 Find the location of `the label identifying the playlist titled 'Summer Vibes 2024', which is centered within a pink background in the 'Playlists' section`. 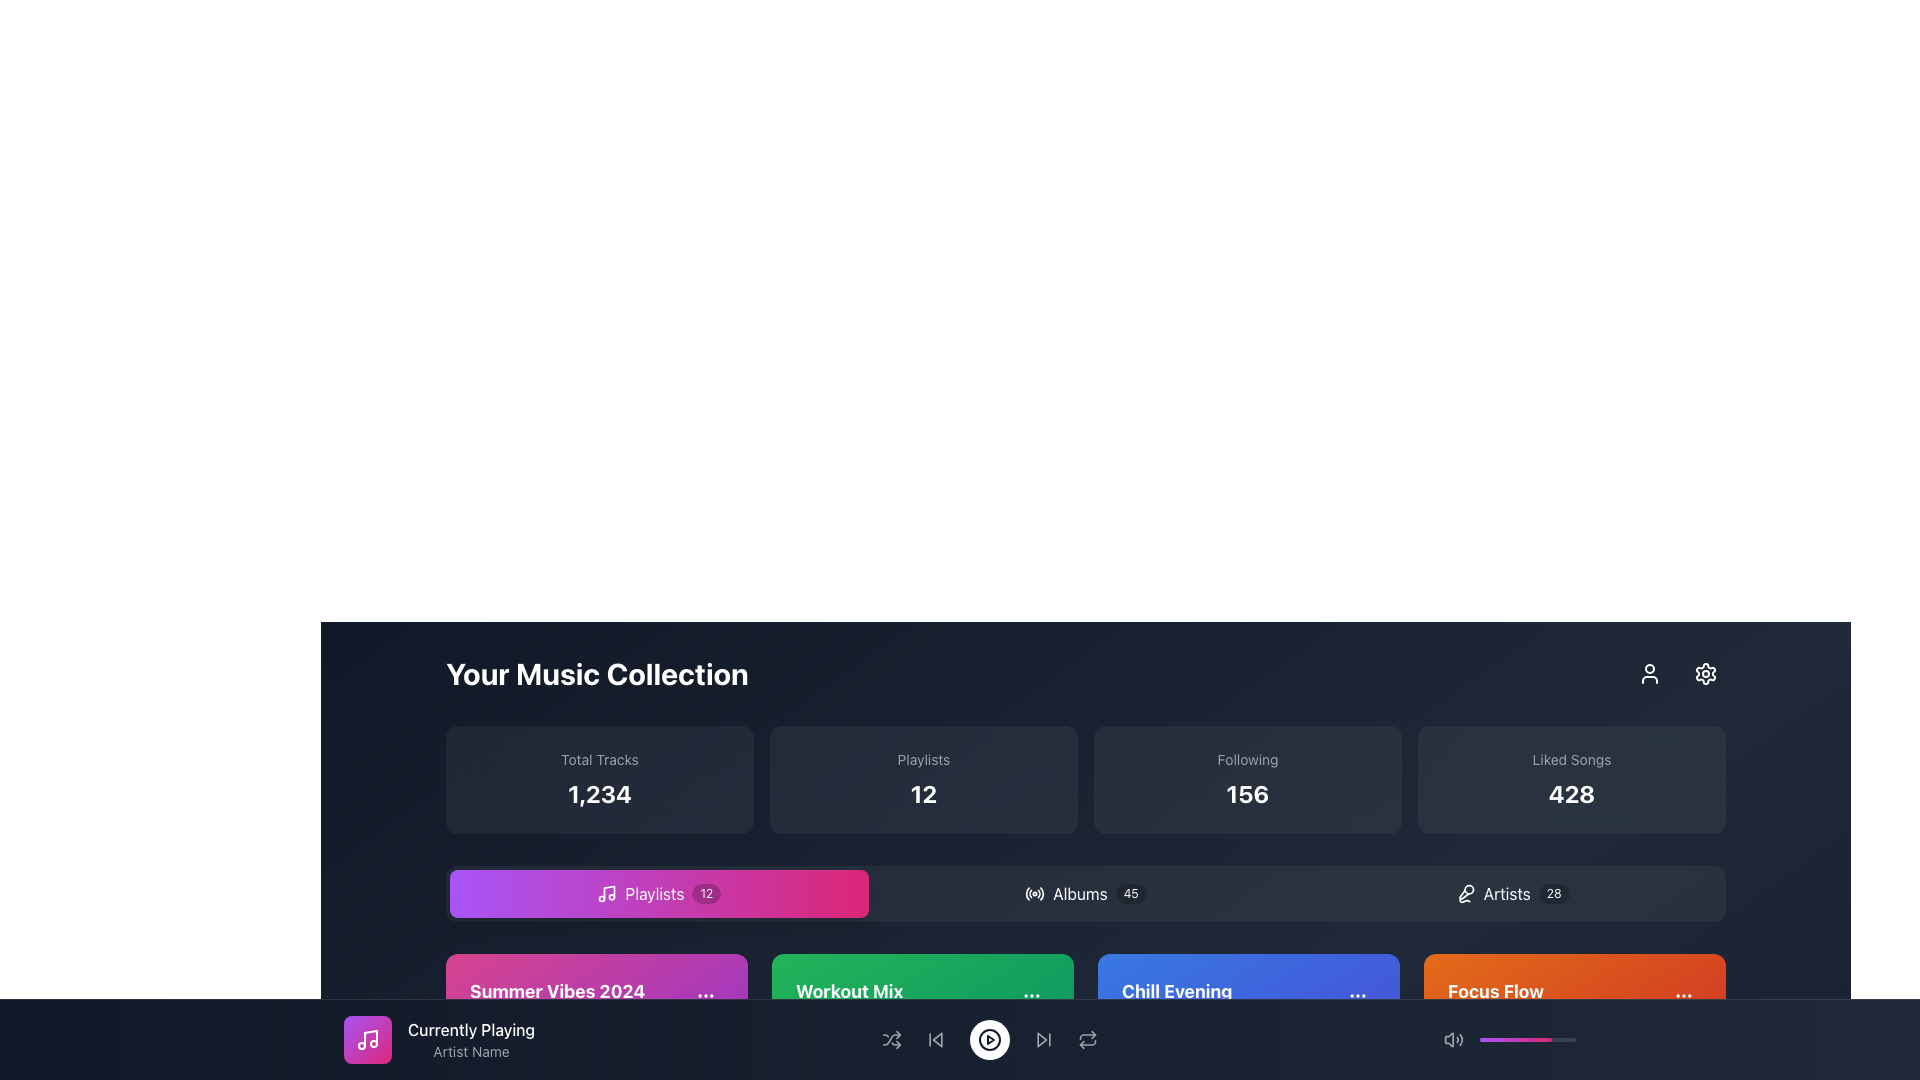

the label identifying the playlist titled 'Summer Vibes 2024', which is centered within a pink background in the 'Playlists' section is located at coordinates (557, 991).